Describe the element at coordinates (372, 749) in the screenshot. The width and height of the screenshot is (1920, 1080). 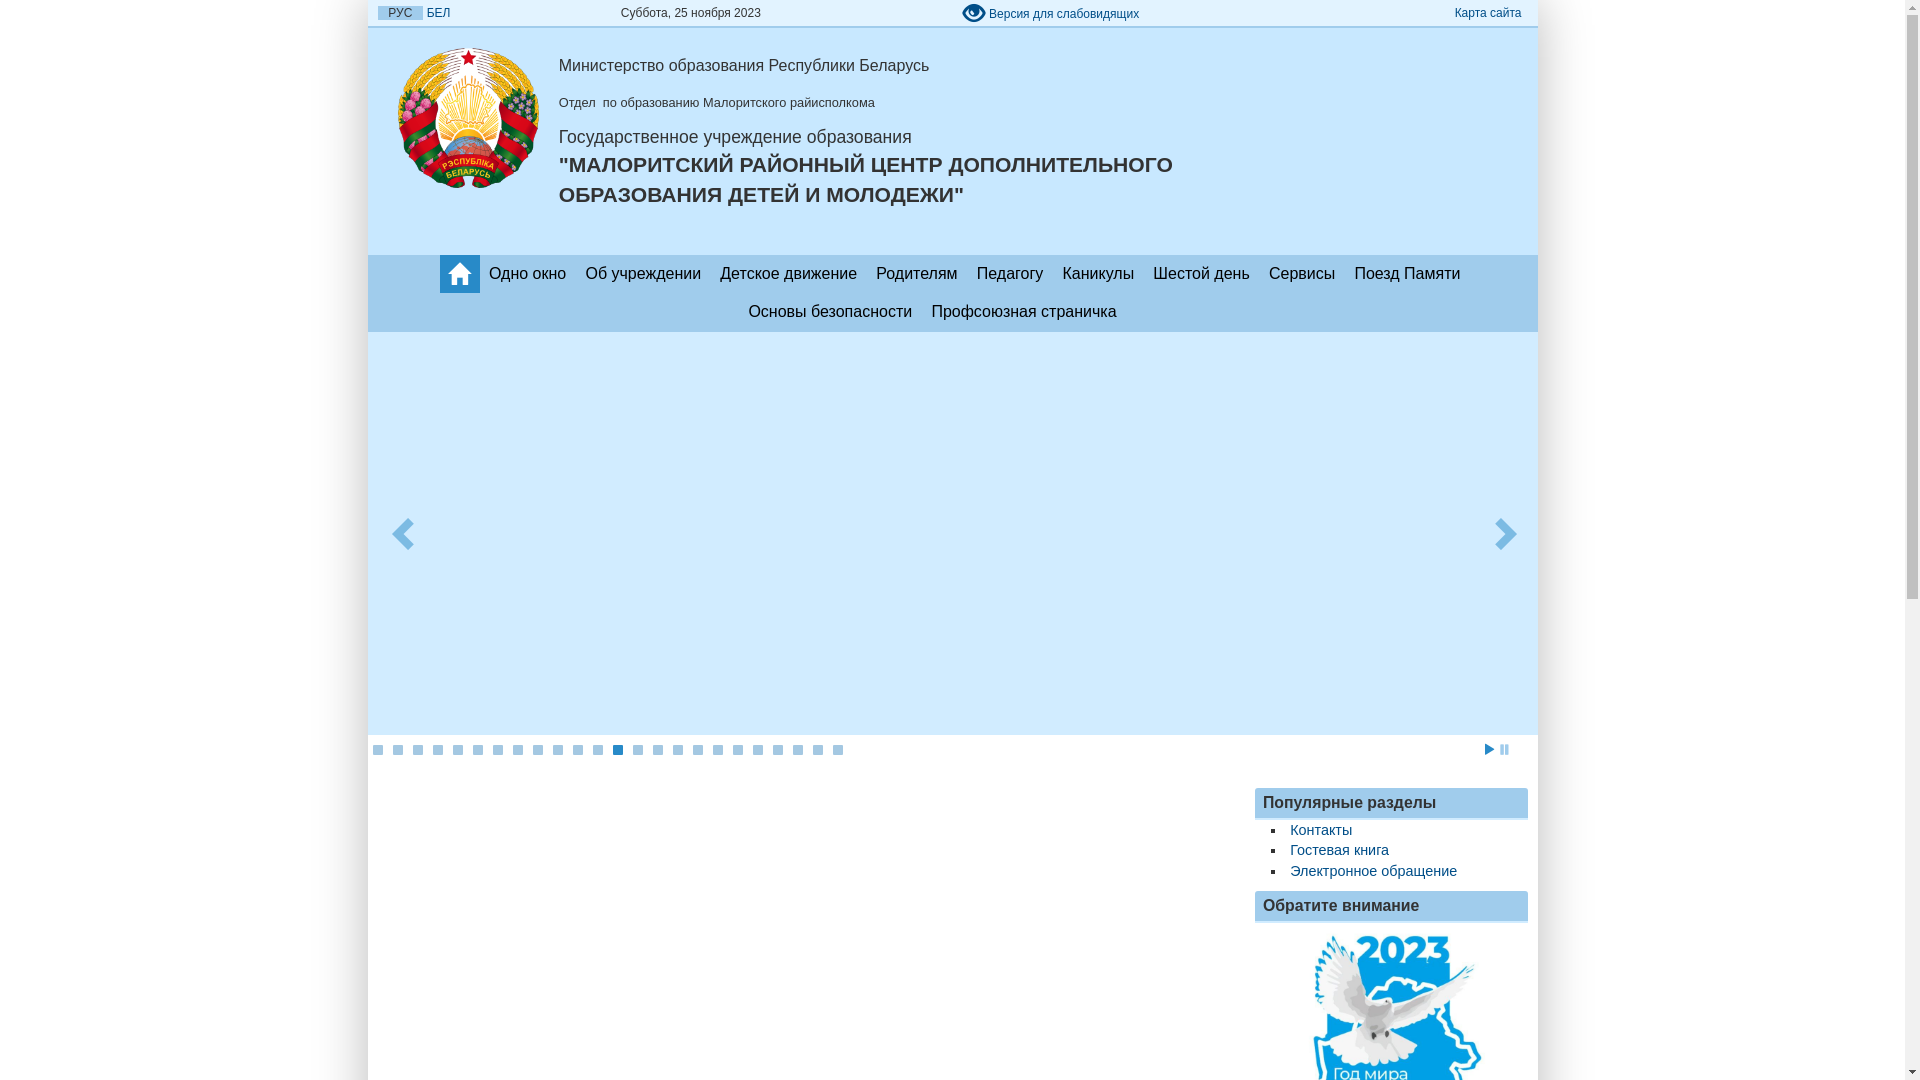
I see `'1'` at that location.